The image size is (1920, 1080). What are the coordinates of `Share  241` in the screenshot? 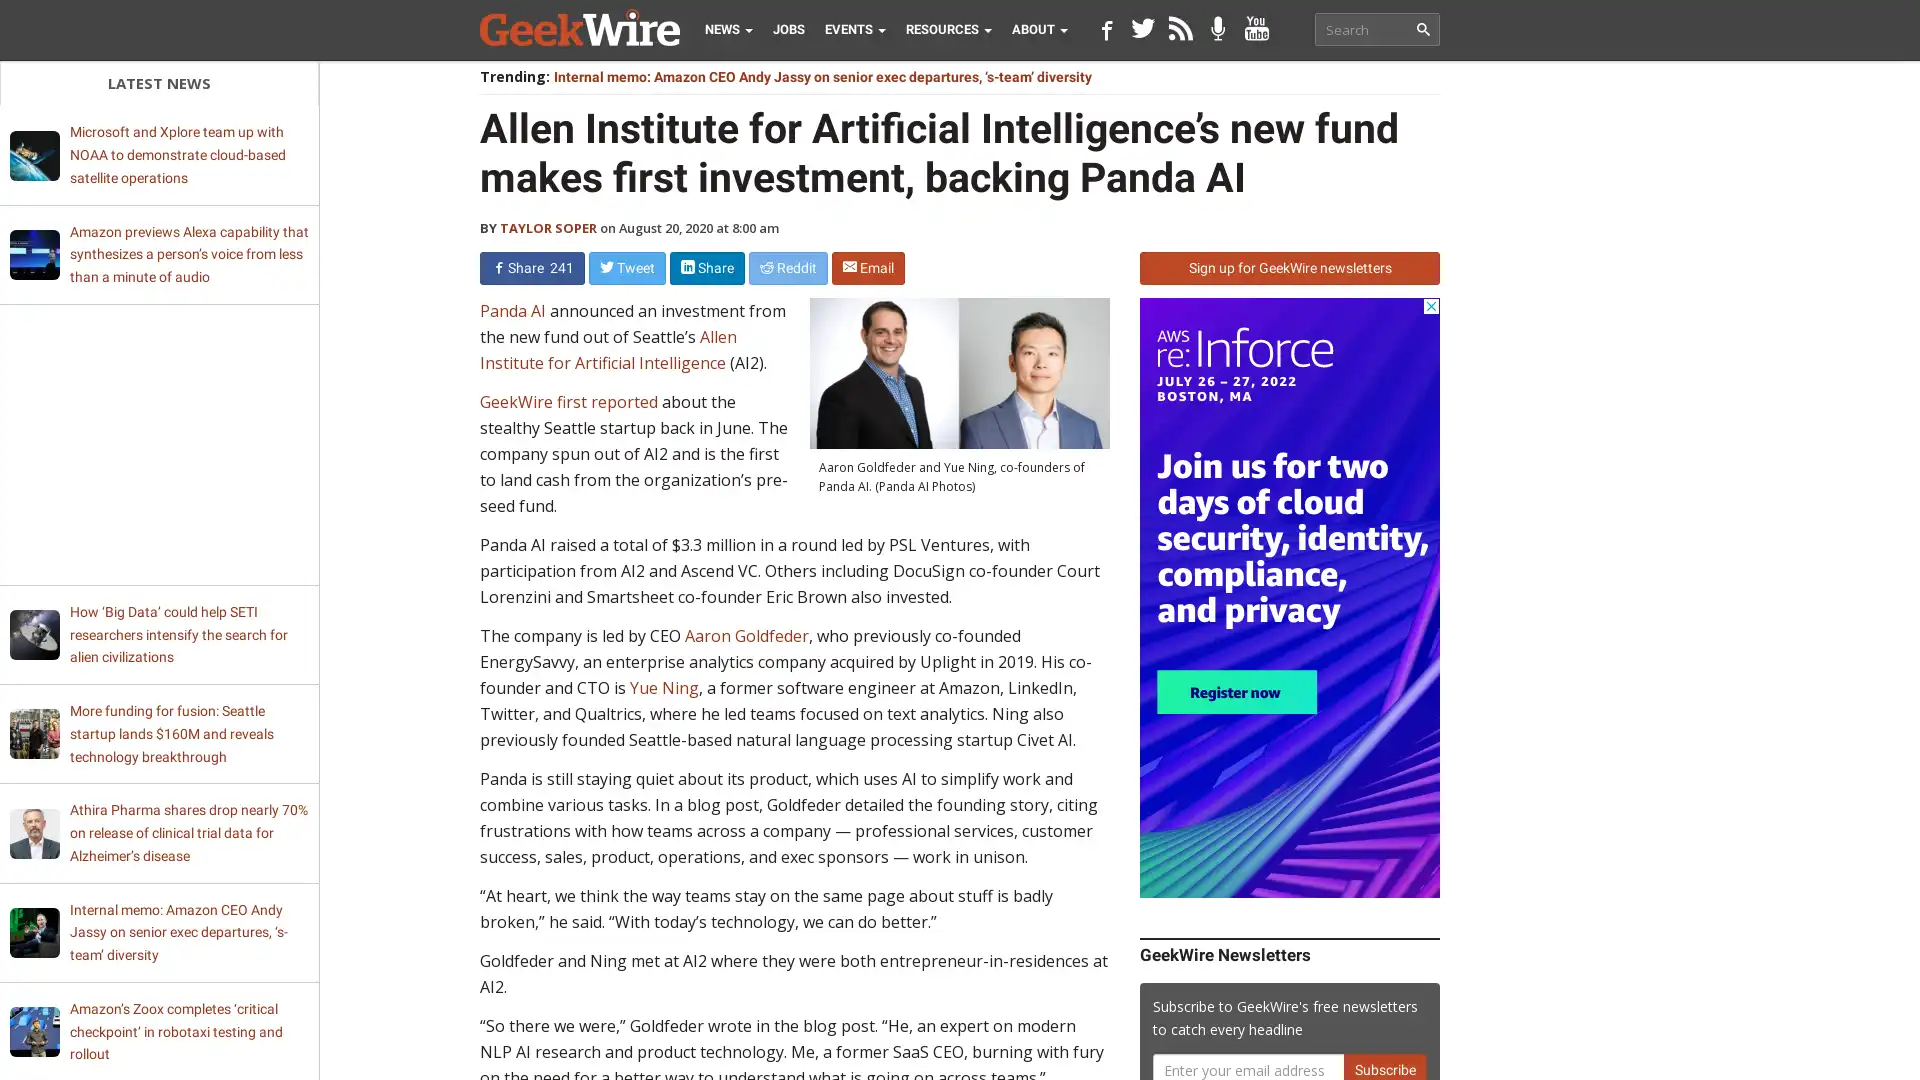 It's located at (532, 266).